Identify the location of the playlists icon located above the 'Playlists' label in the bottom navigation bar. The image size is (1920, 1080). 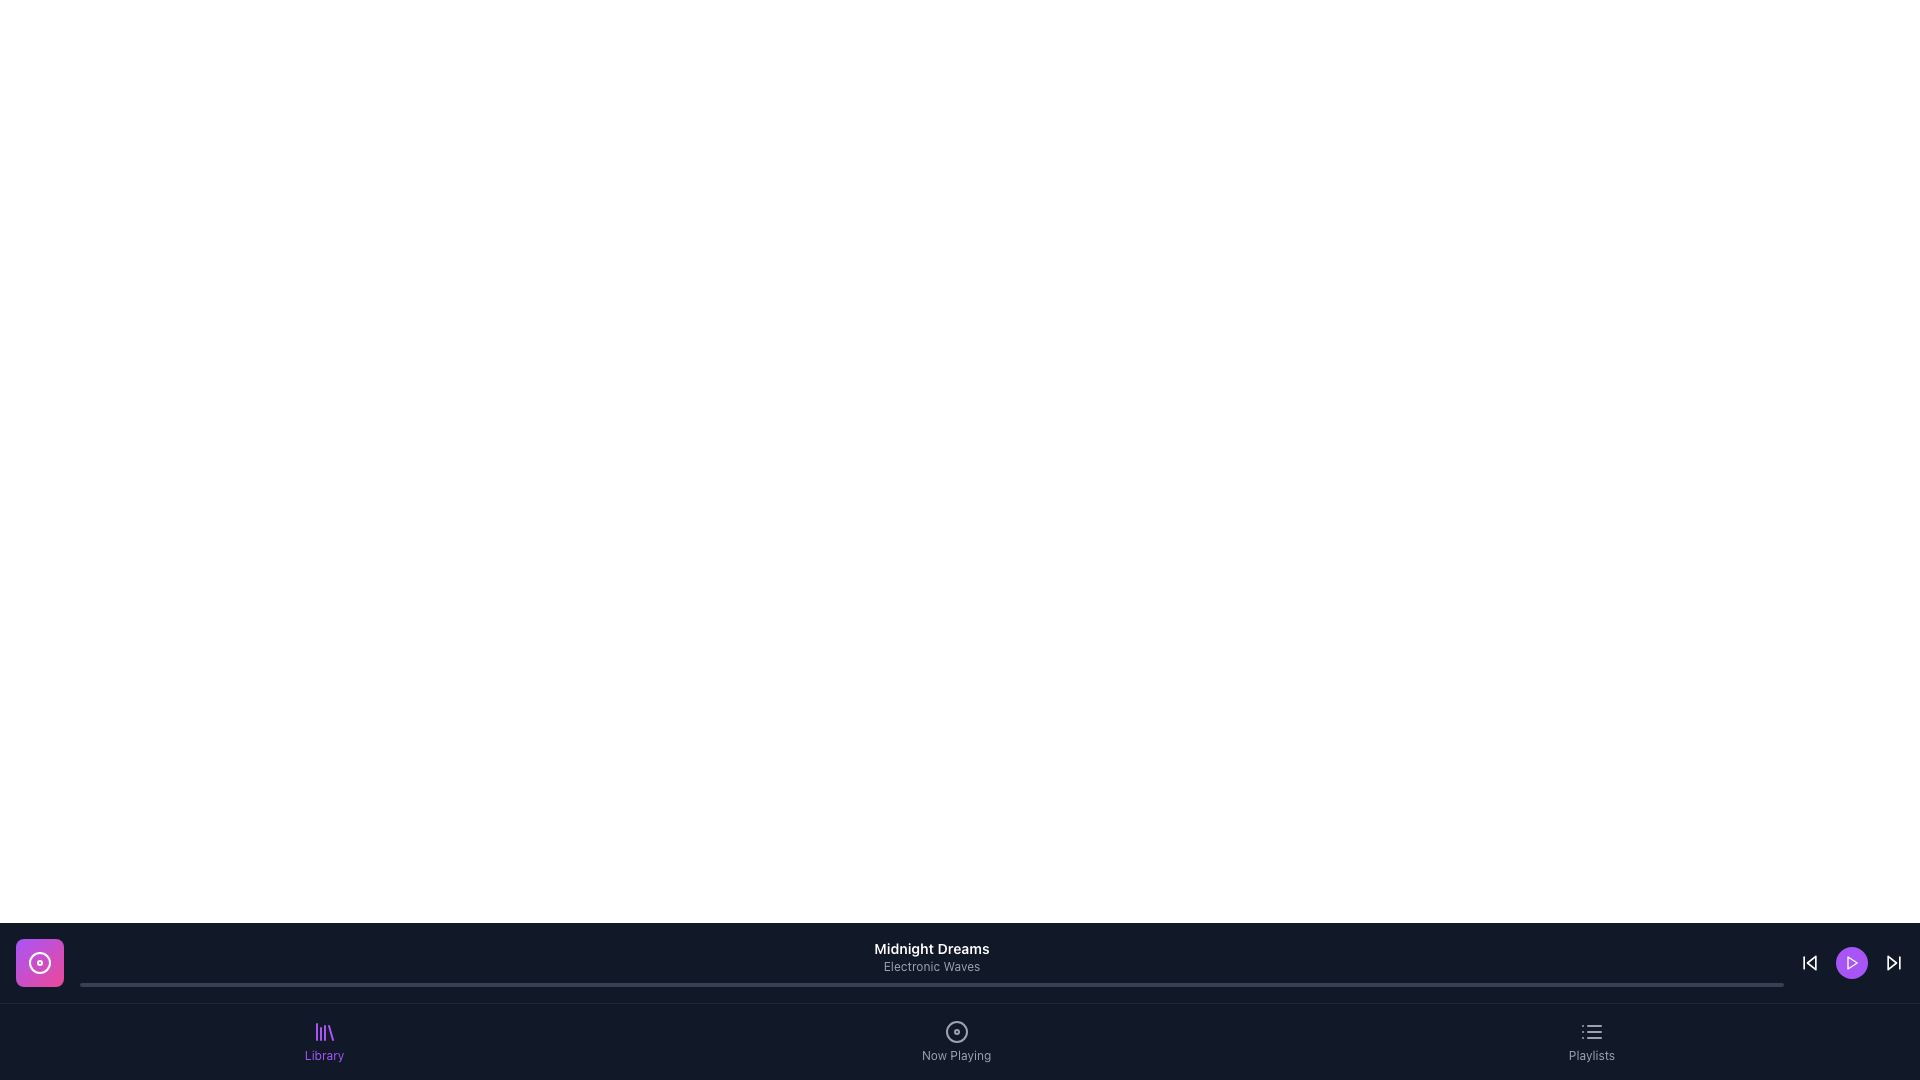
(1591, 1032).